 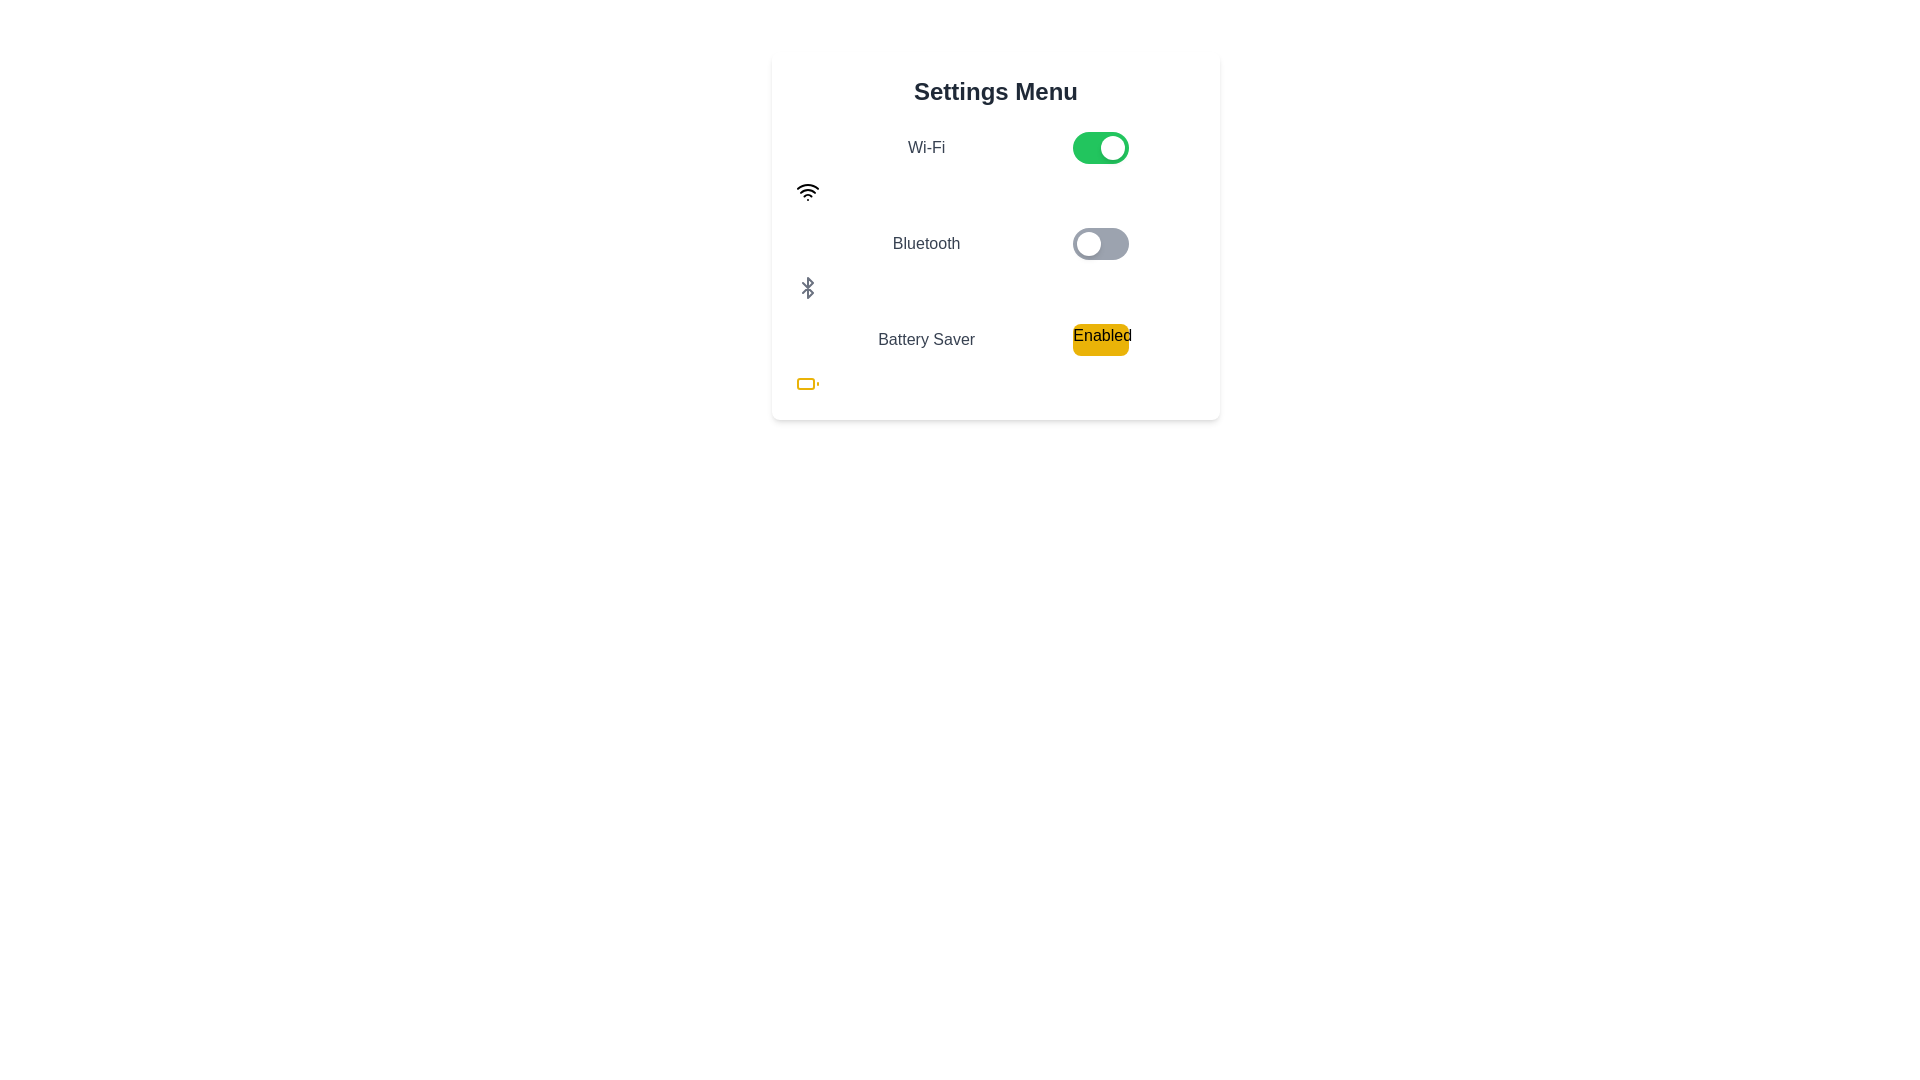 What do you see at coordinates (1100, 146) in the screenshot?
I see `the toggle switch for the 'Wi-Fi' setting located in the 'Settings Menu' section, positioned to the right of the 'Wi-Fi' label` at bounding box center [1100, 146].